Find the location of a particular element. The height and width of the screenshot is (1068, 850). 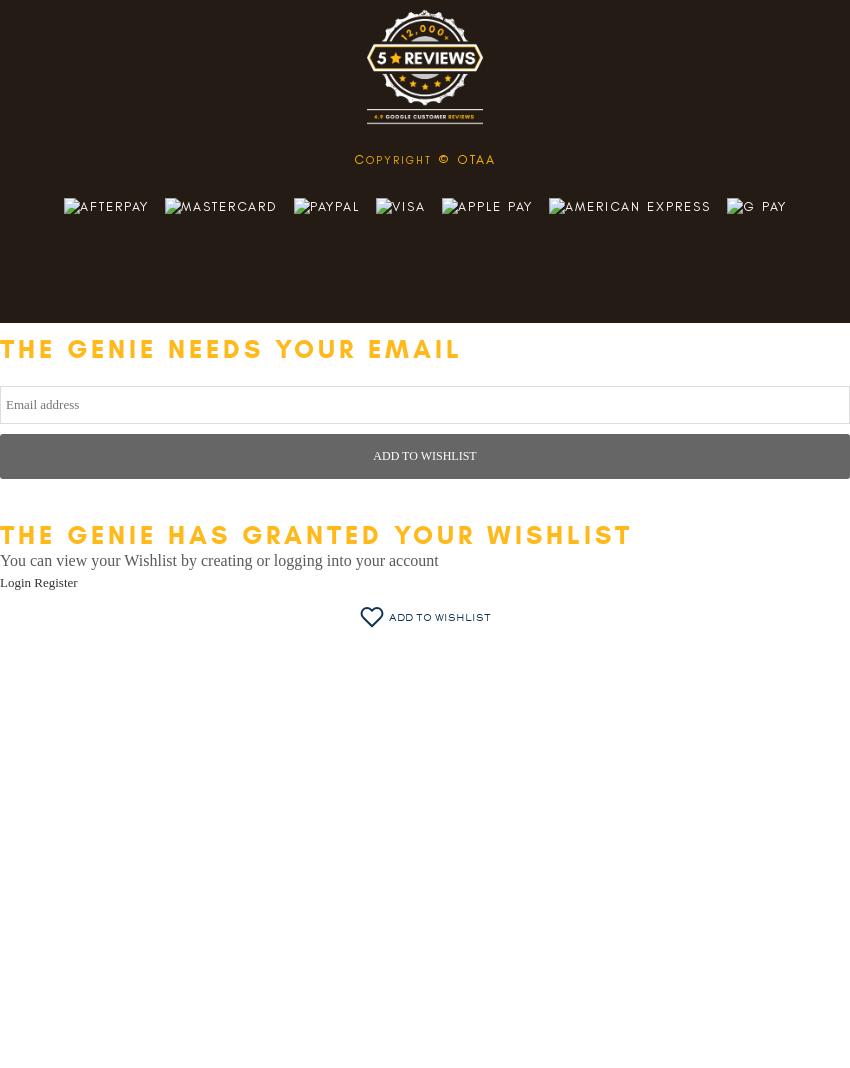

'Register' is located at coordinates (55, 581).